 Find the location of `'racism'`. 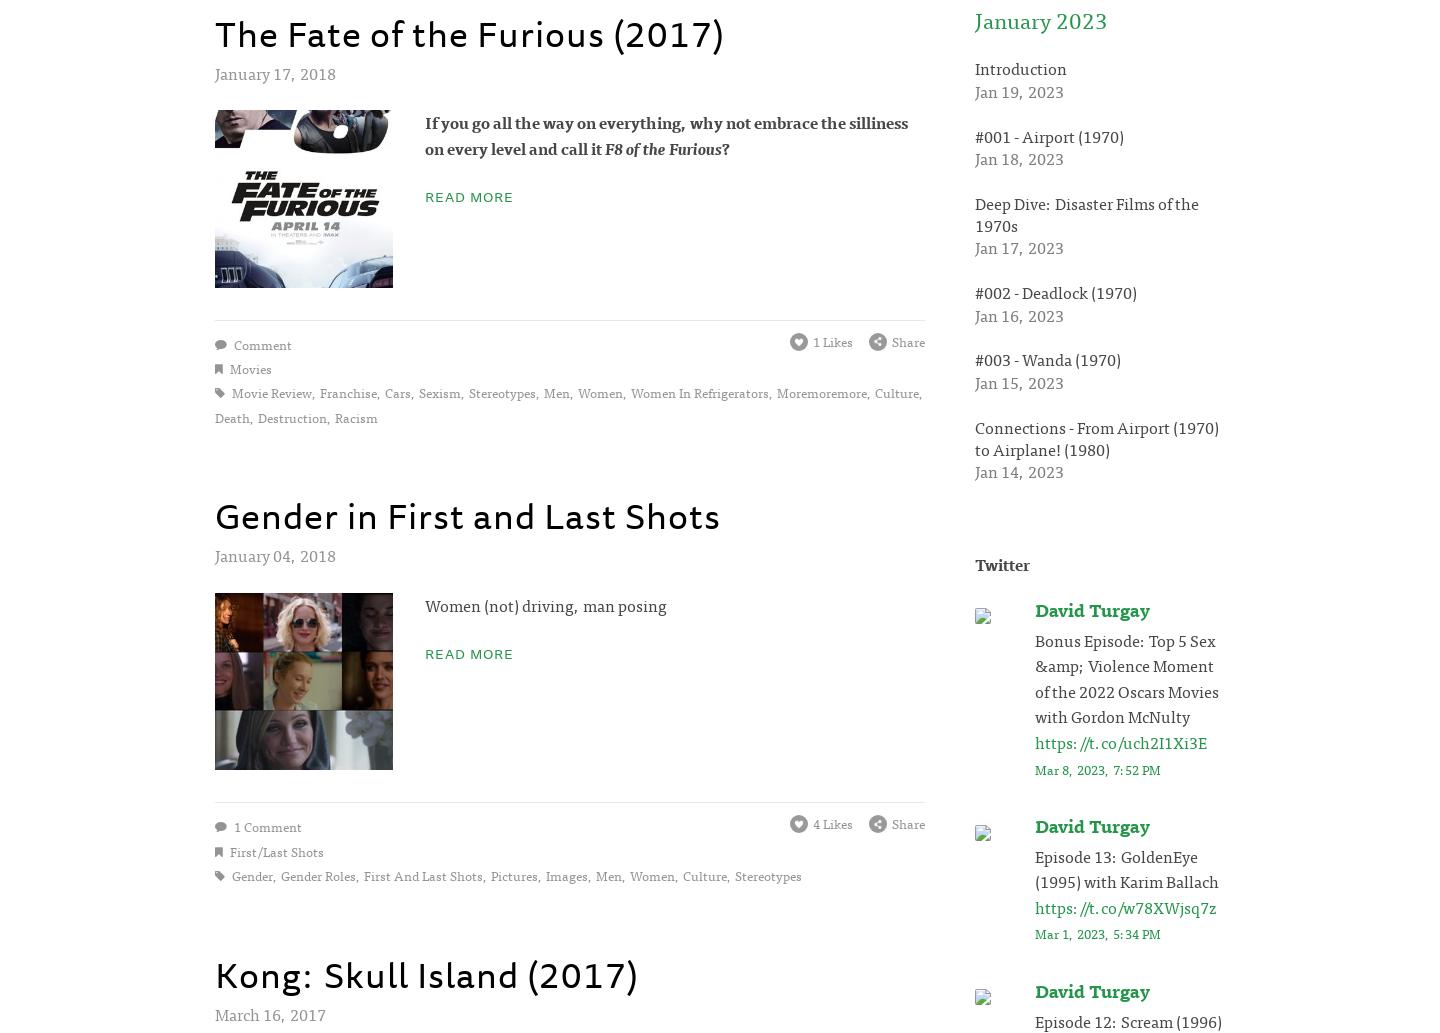

'racism' is located at coordinates (356, 416).